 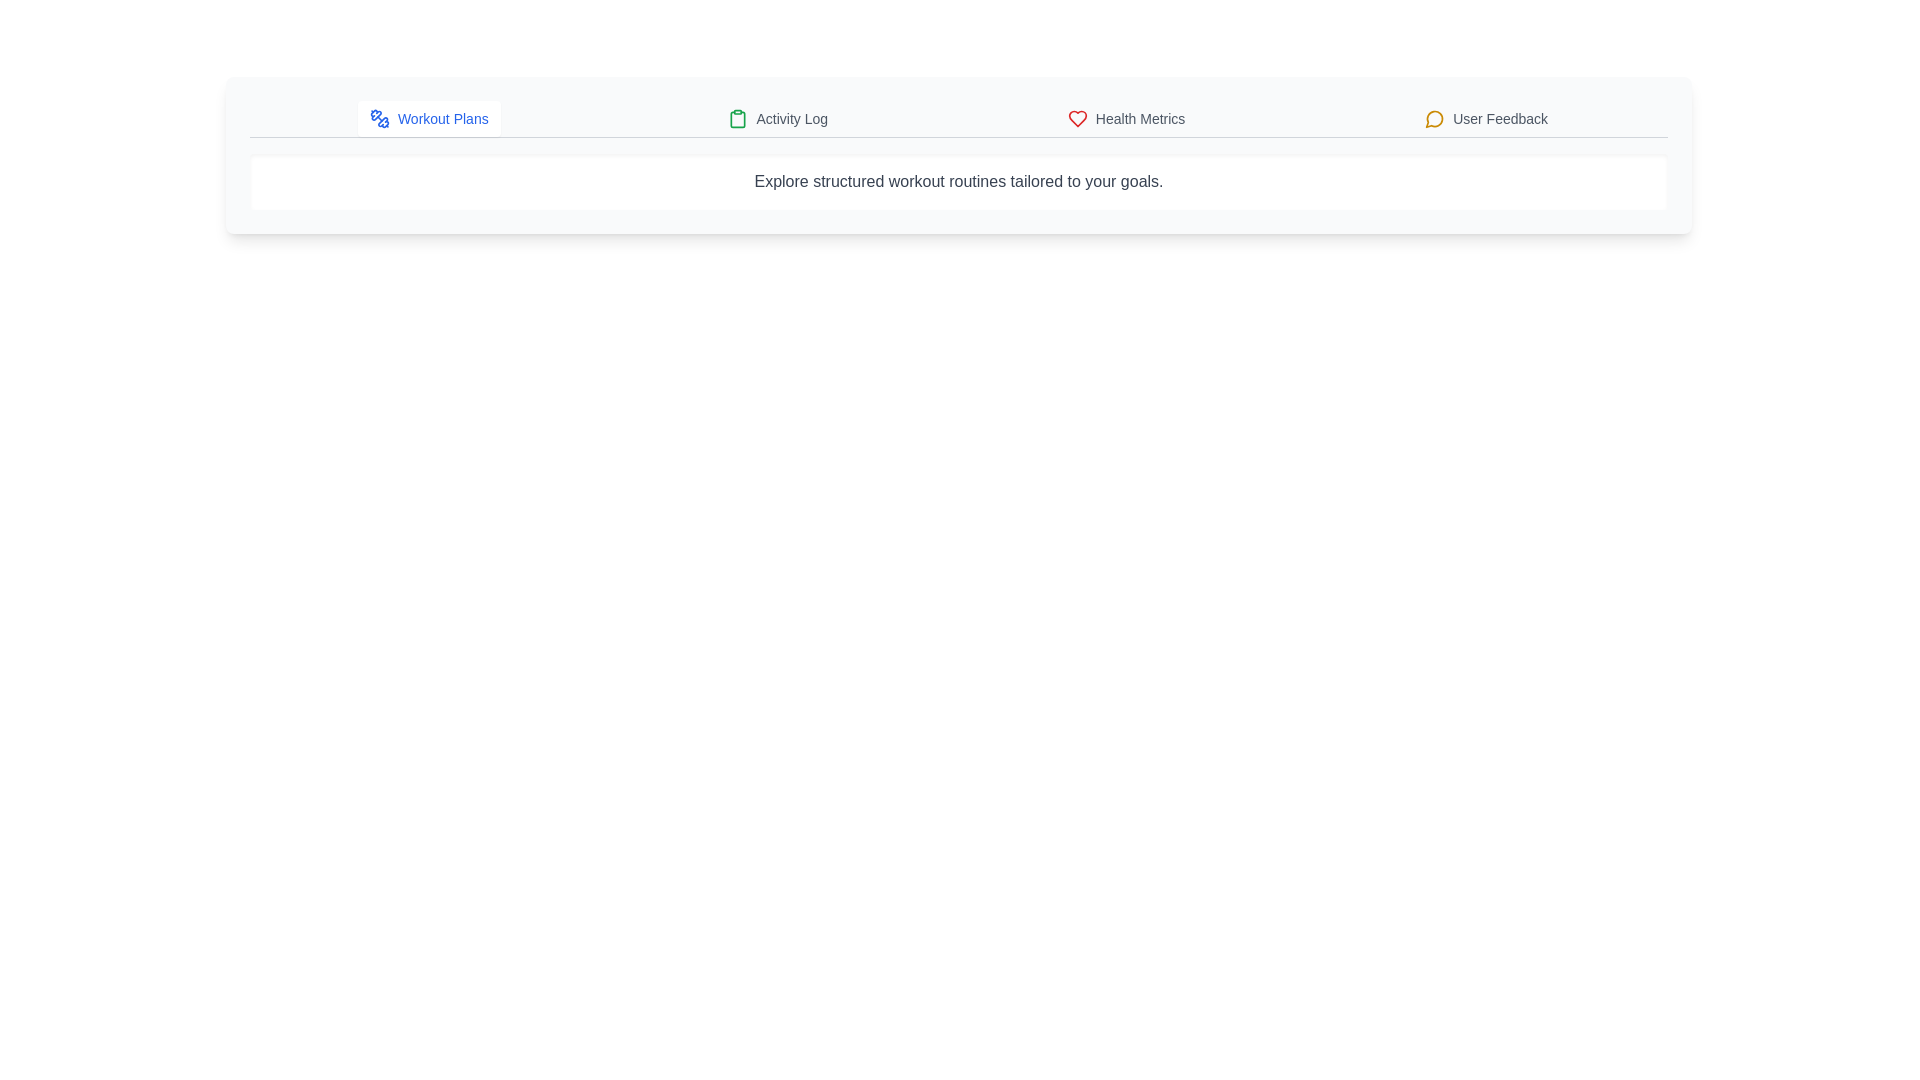 I want to click on the informational Text block located below the toolbar containing 'Workout Plans', 'Activity Log', 'Health Metrics', and 'User Feedback', so click(x=958, y=181).